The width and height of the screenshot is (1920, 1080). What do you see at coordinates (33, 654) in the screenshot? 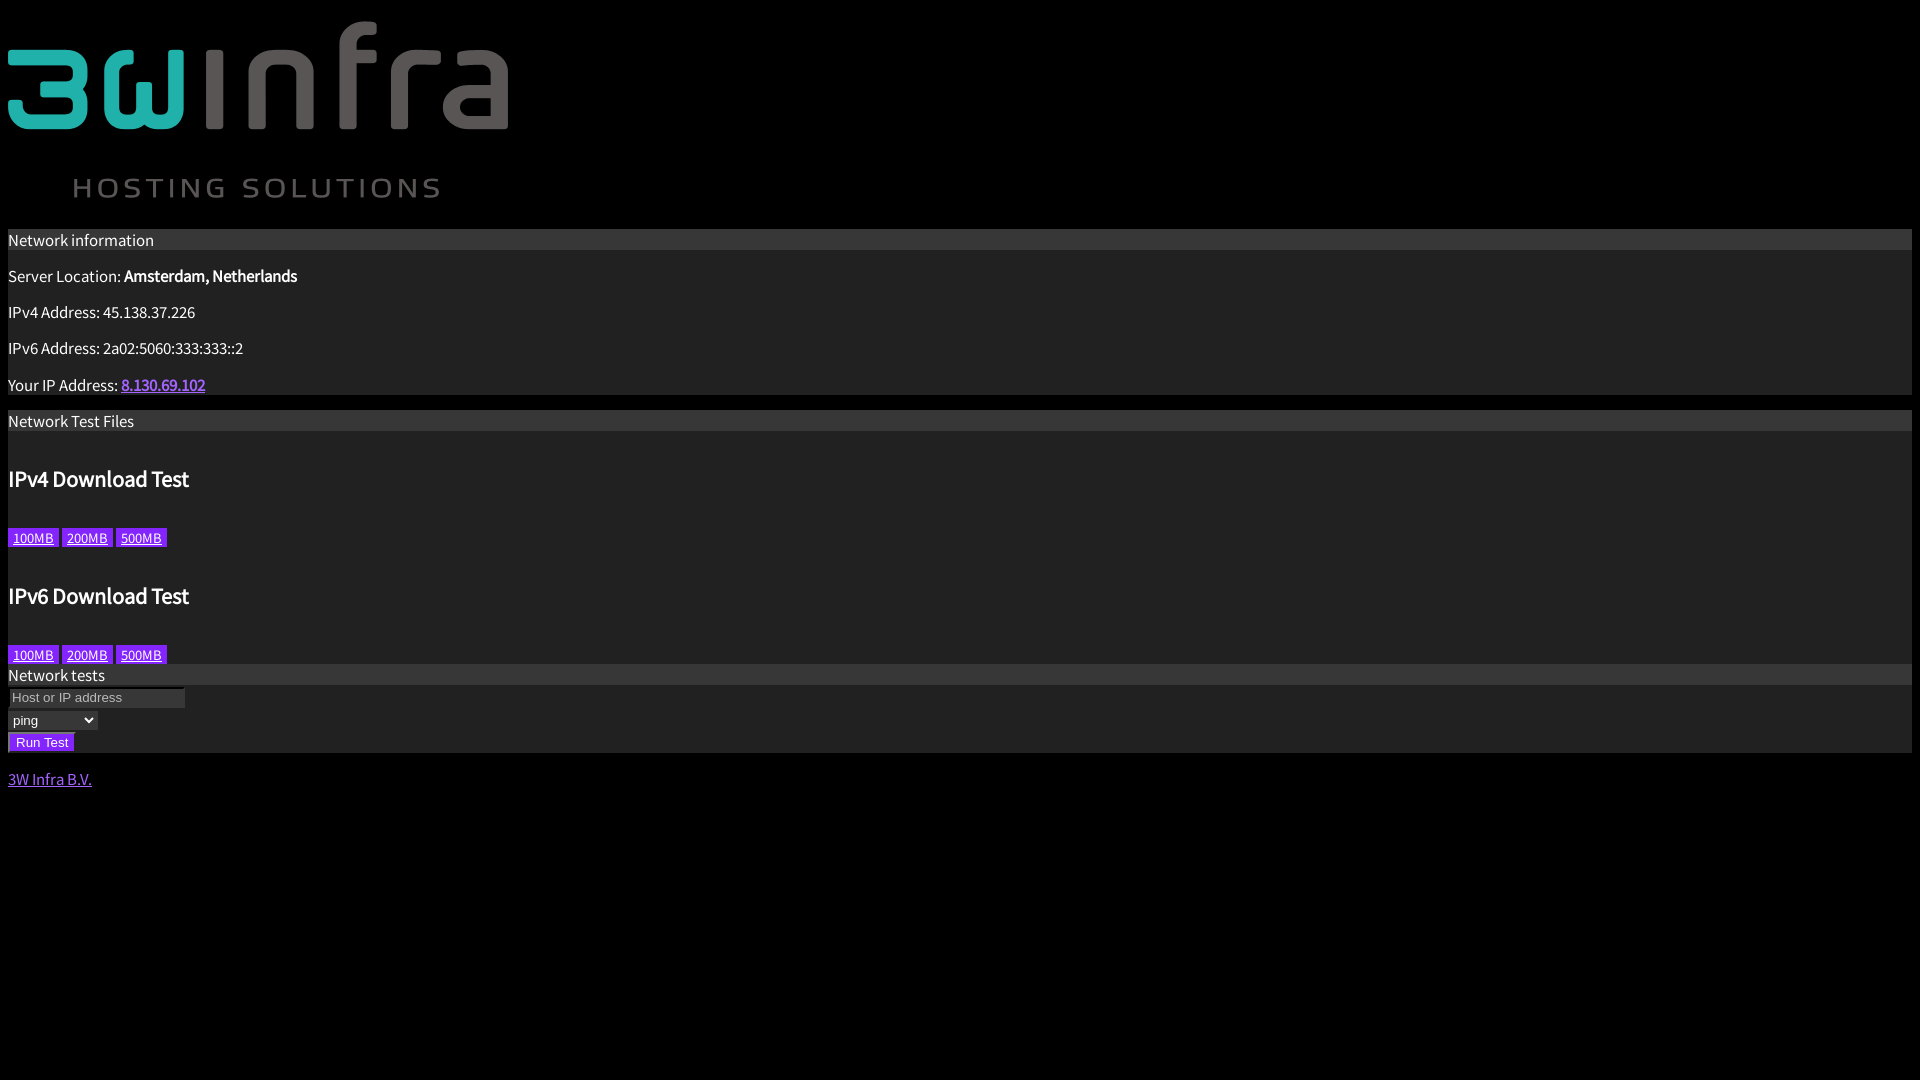
I see `'100MB'` at bounding box center [33, 654].